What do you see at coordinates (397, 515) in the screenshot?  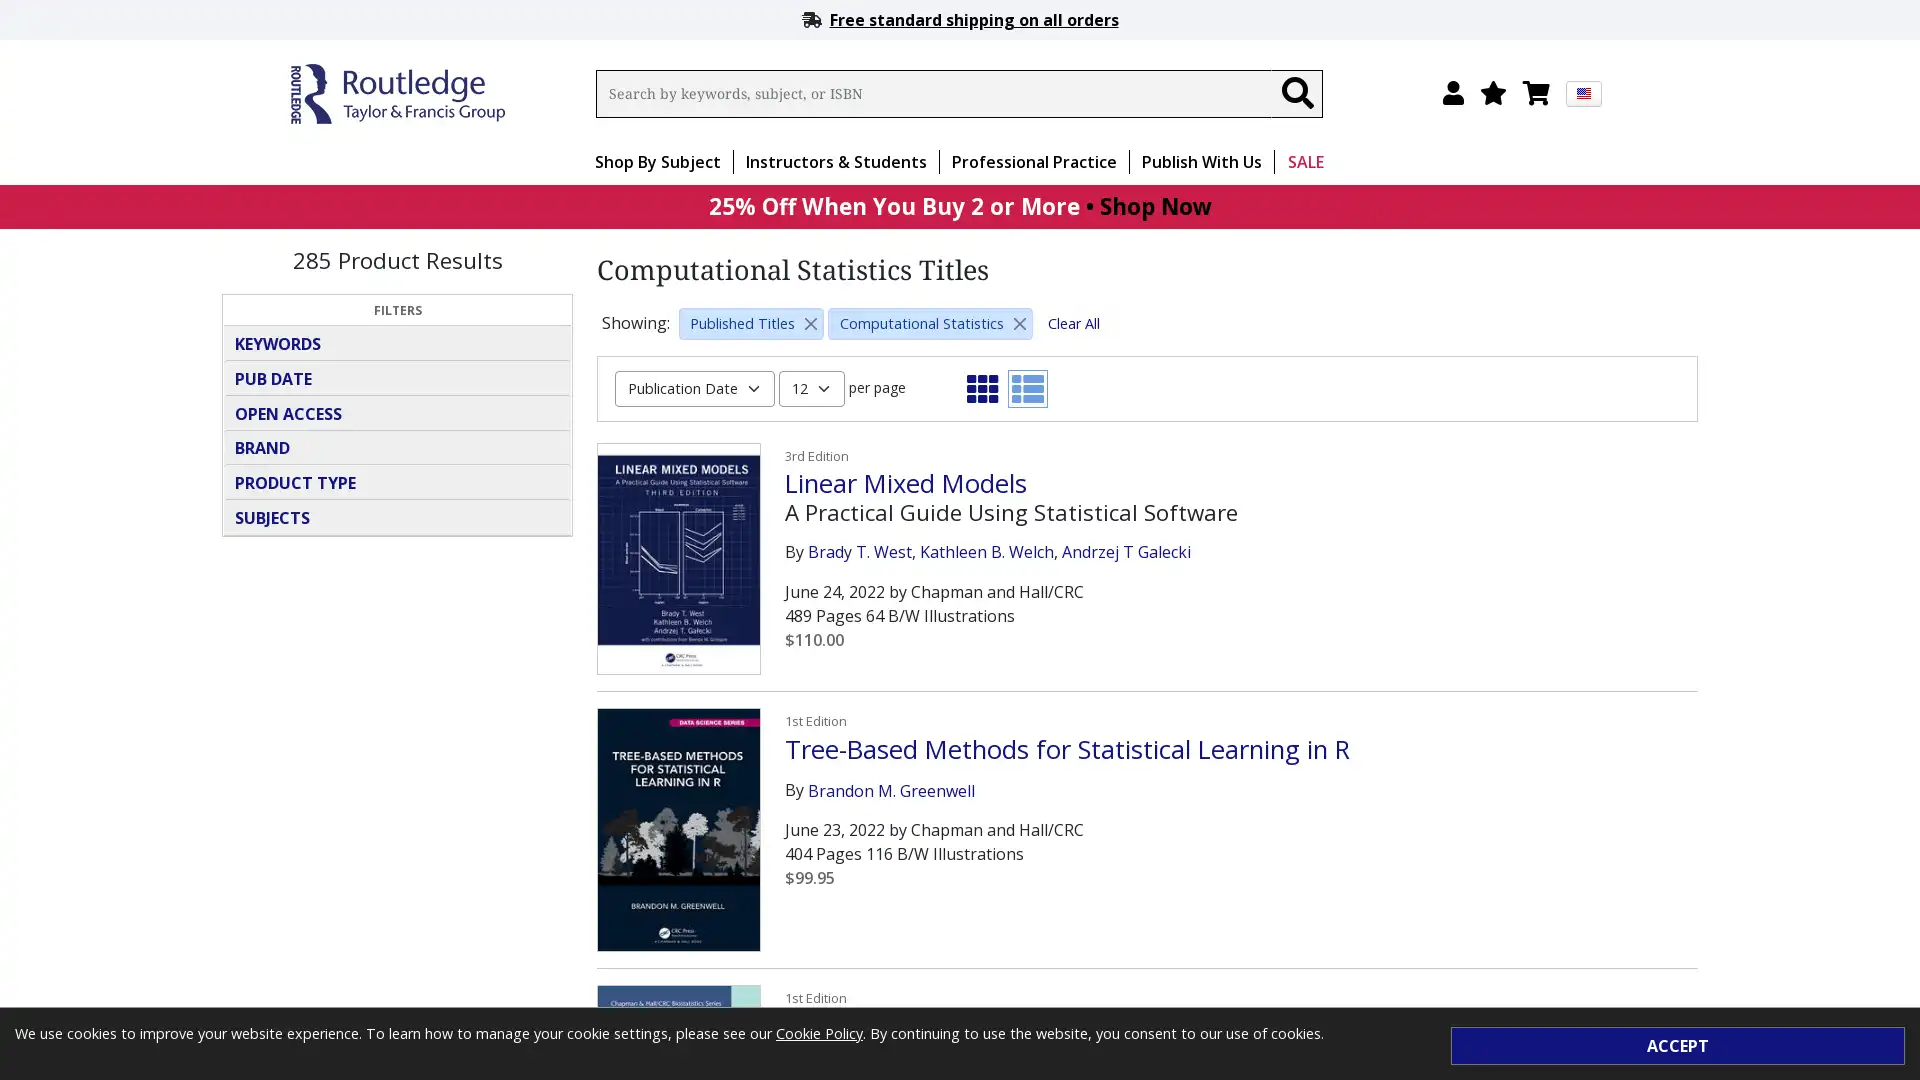 I see `SUBJECTS` at bounding box center [397, 515].